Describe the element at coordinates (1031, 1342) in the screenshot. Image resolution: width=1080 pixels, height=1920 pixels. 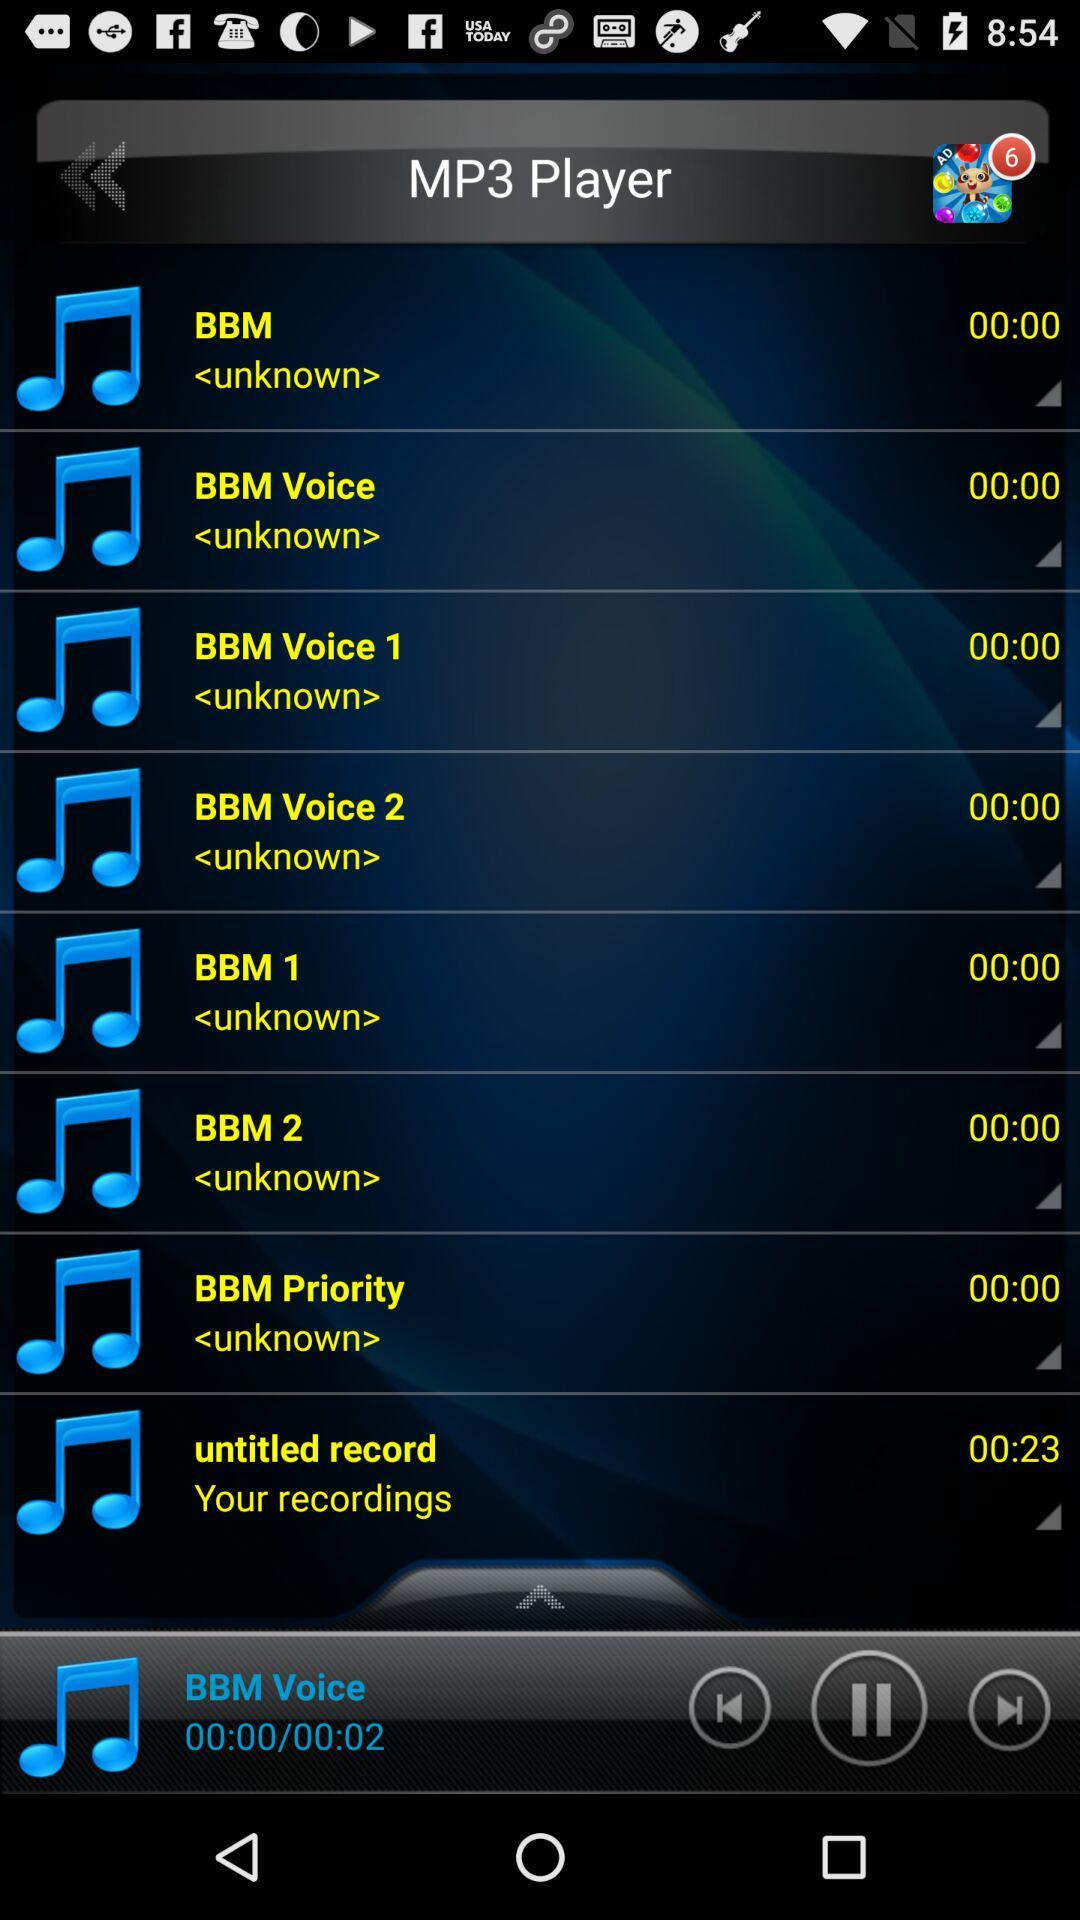
I see `more option` at that location.